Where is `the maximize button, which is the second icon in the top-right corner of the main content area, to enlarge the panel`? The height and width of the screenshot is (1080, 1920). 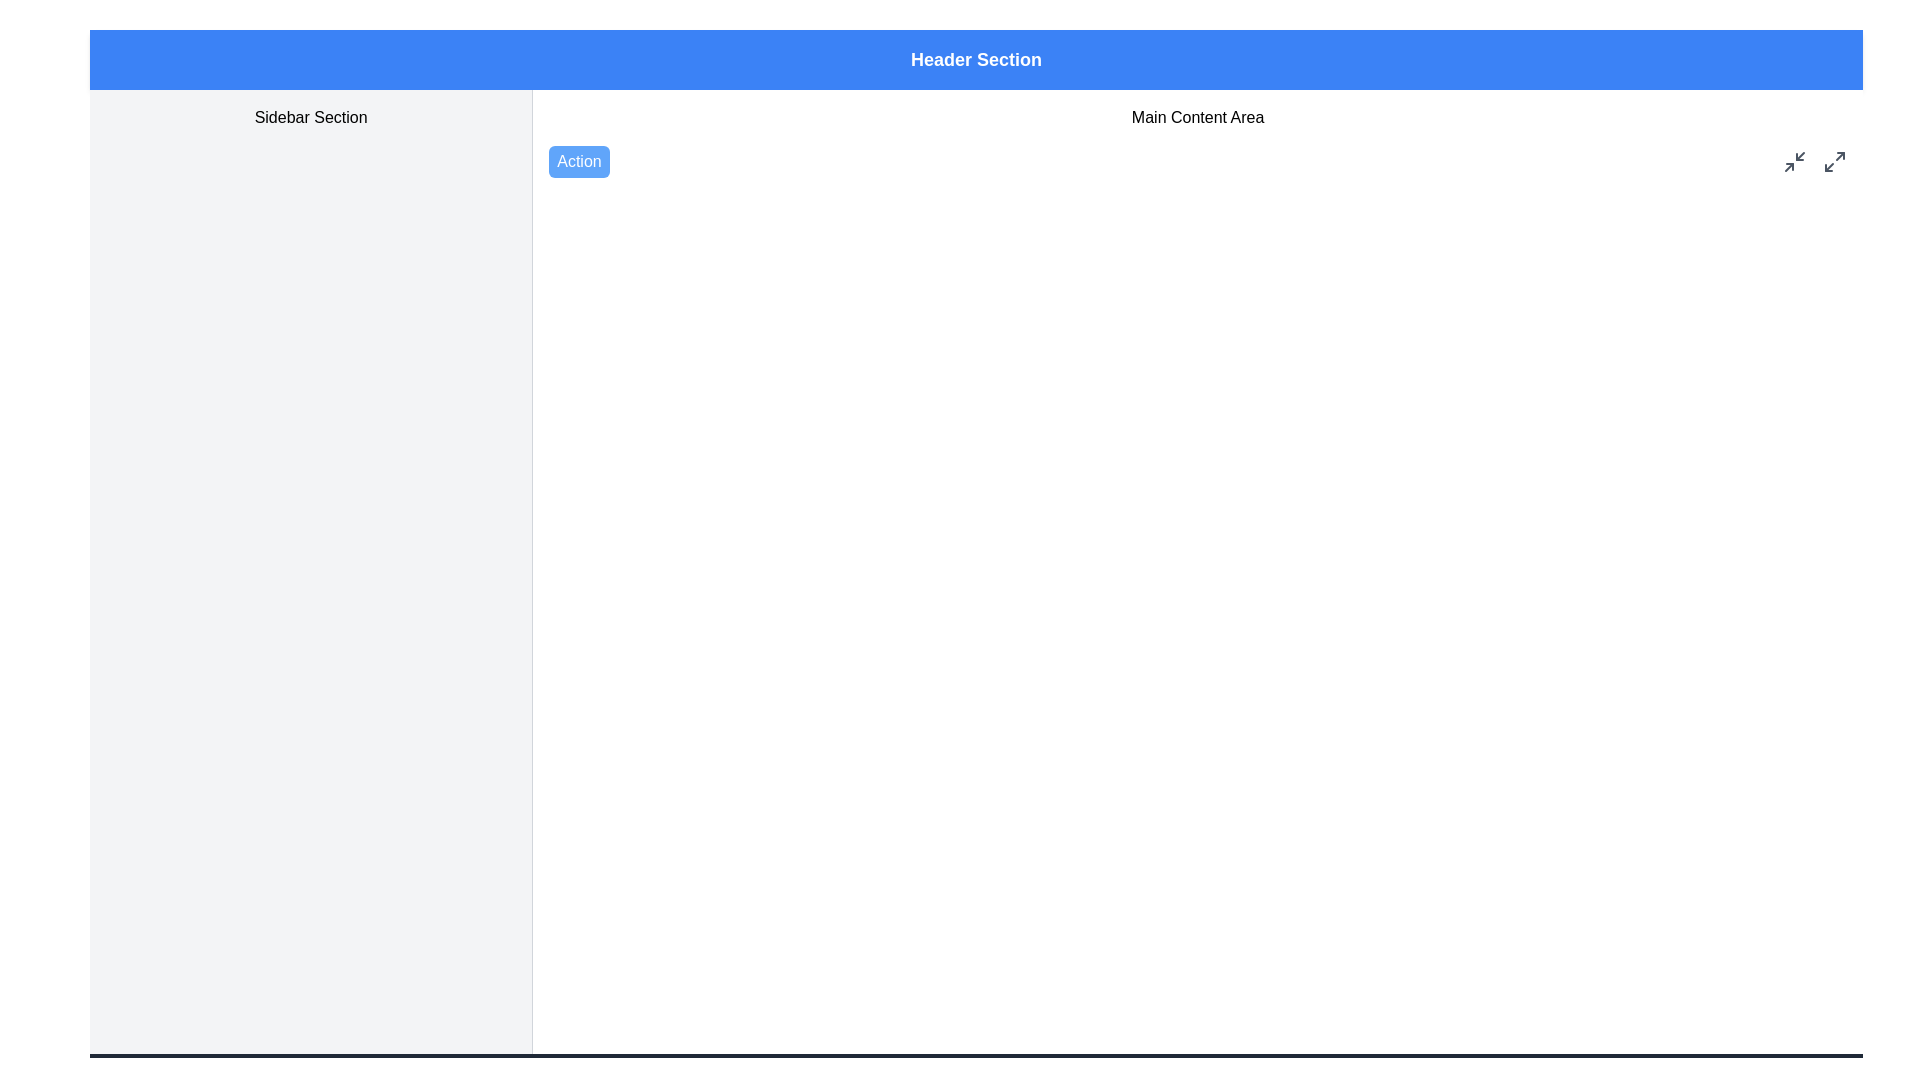
the maximize button, which is the second icon in the top-right corner of the main content area, to enlarge the panel is located at coordinates (1834, 161).